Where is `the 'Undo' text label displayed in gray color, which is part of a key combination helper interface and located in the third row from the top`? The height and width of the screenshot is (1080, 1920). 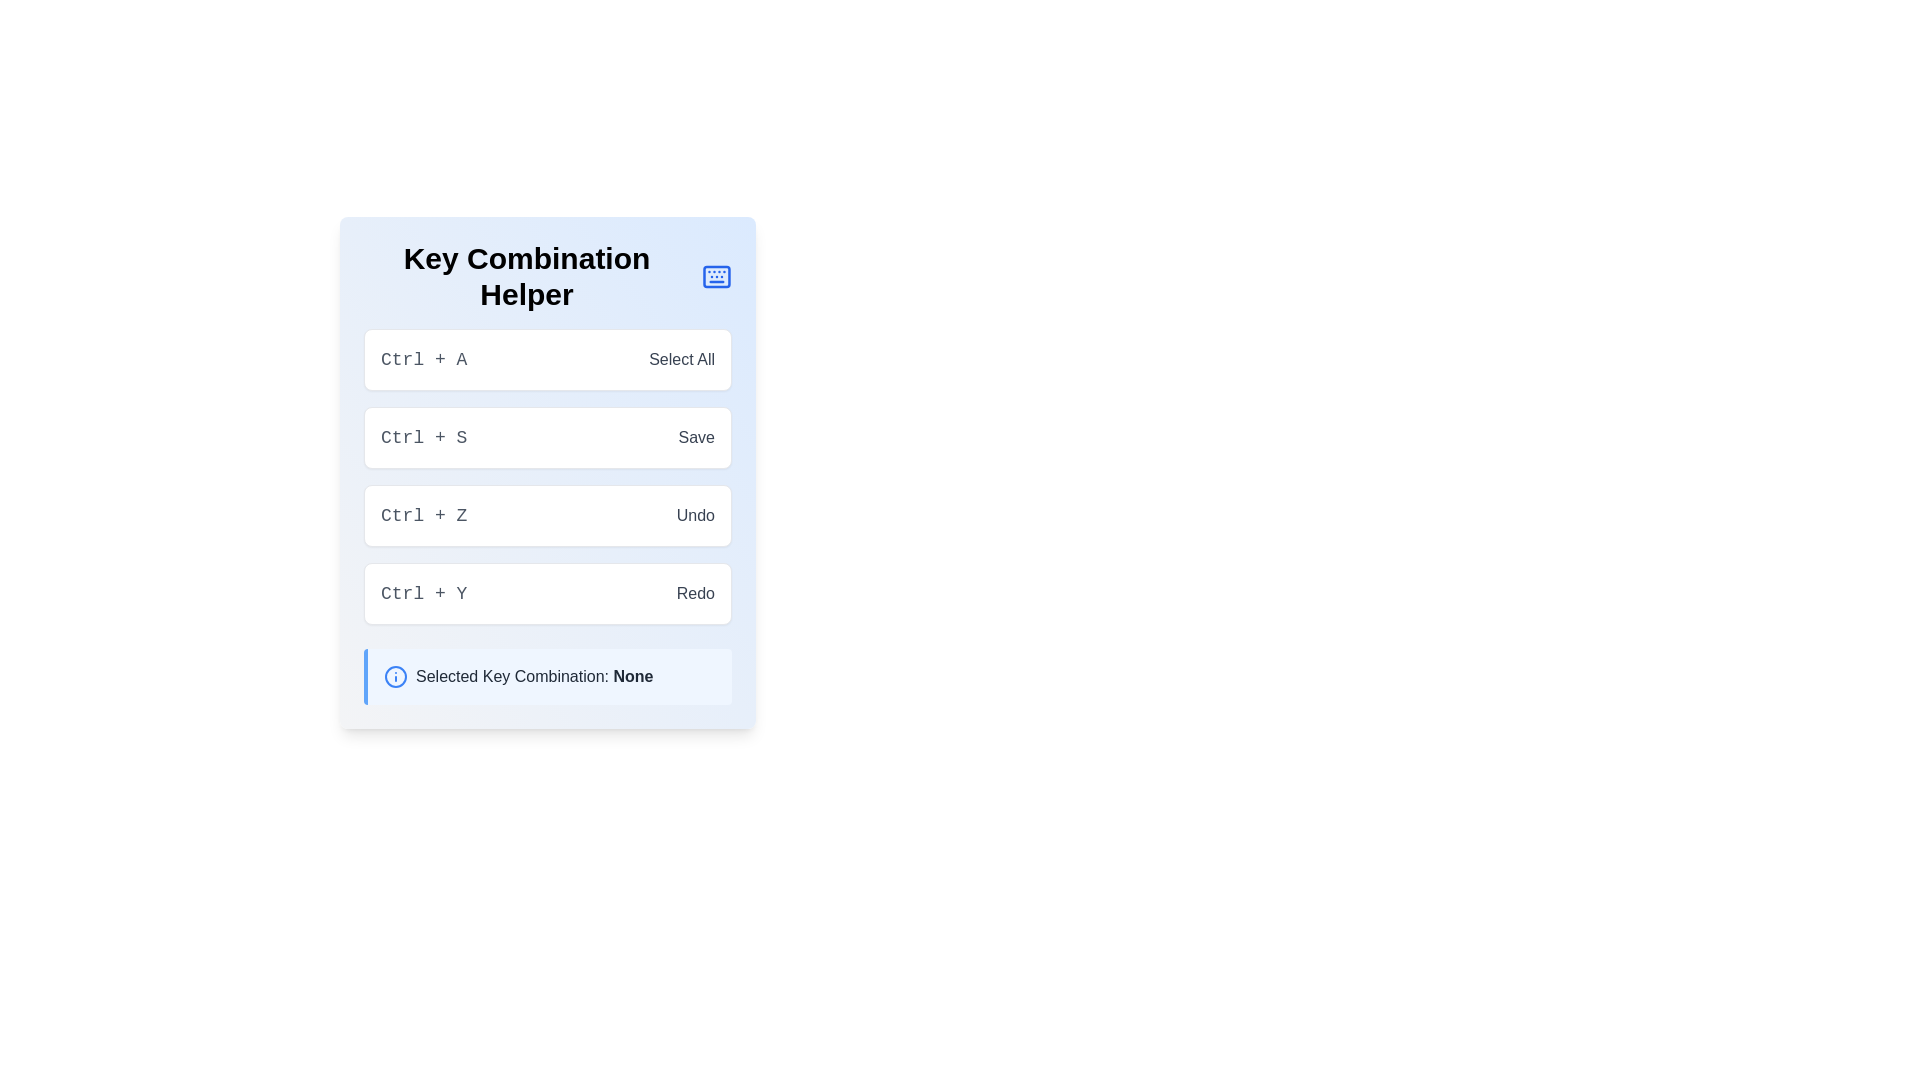
the 'Undo' text label displayed in gray color, which is part of a key combination helper interface and located in the third row from the top is located at coordinates (695, 515).